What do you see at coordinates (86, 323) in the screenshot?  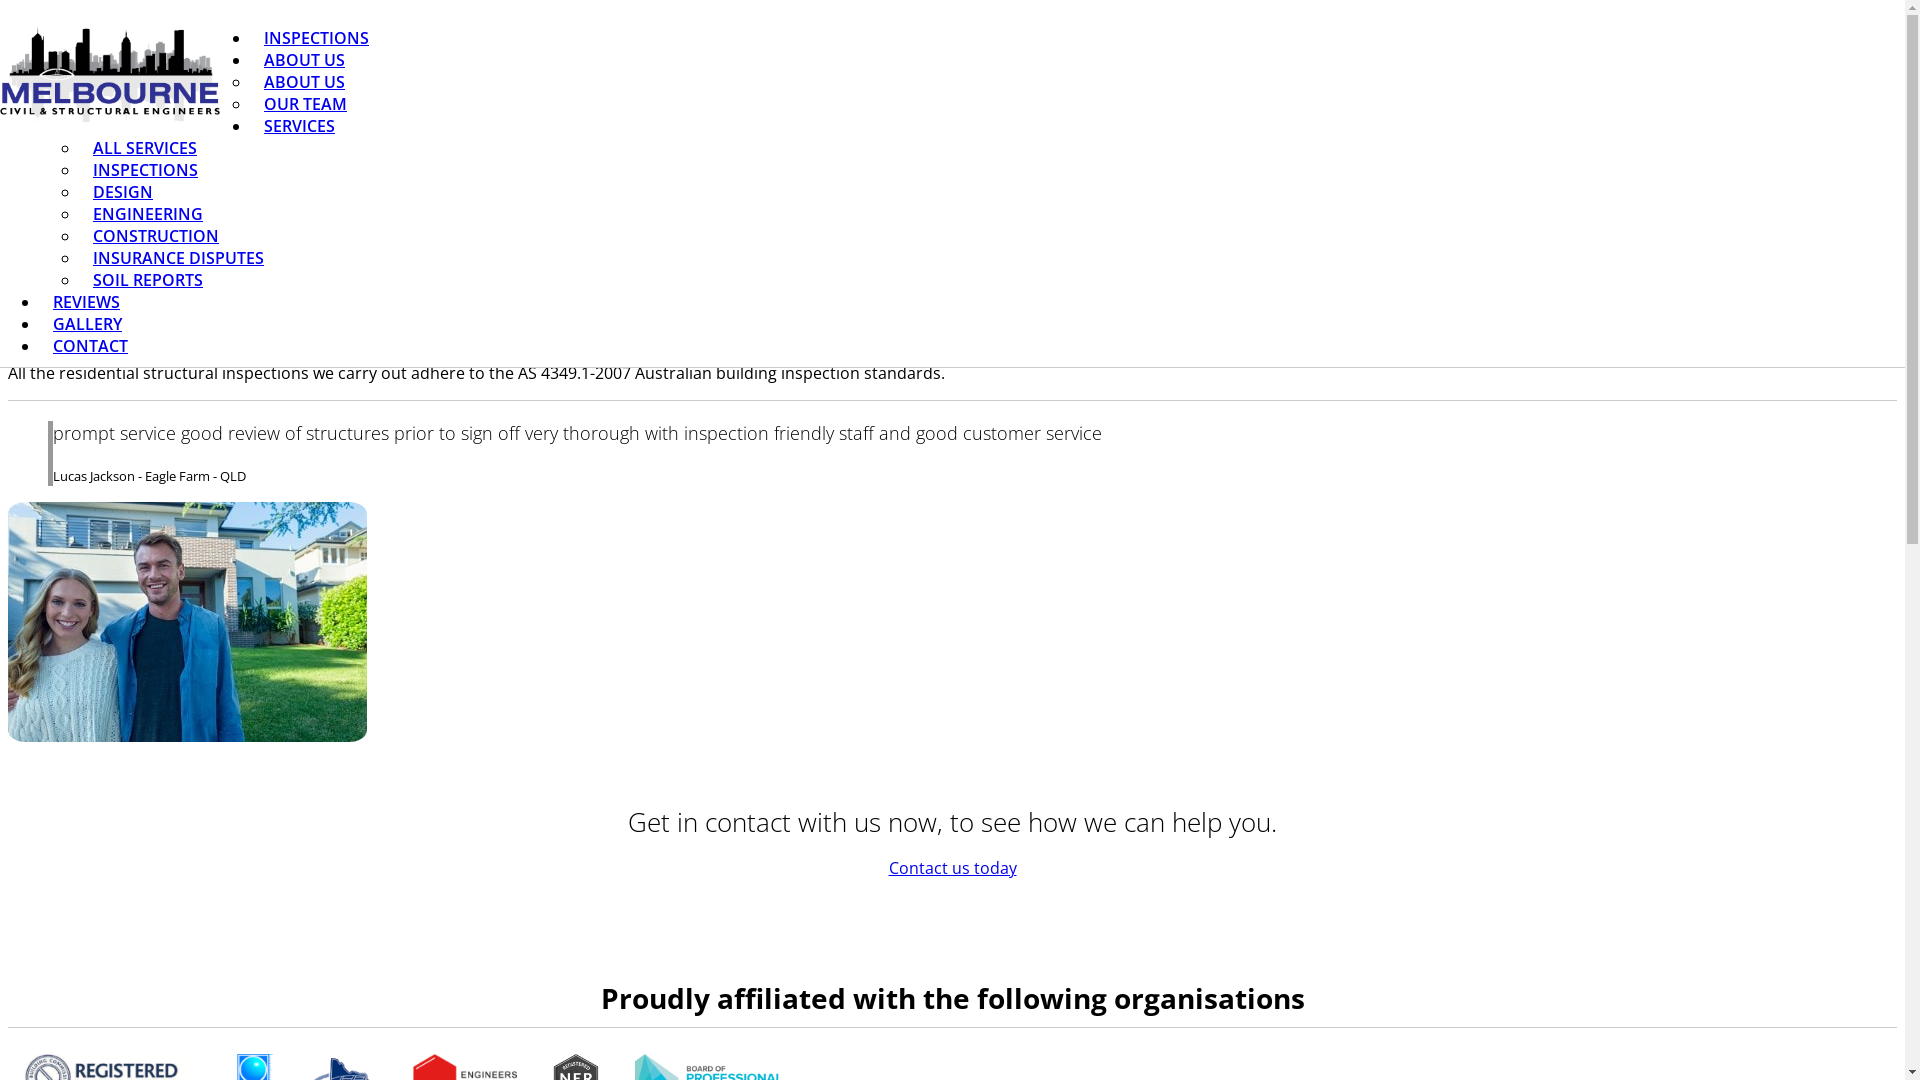 I see `'GALLERY'` at bounding box center [86, 323].